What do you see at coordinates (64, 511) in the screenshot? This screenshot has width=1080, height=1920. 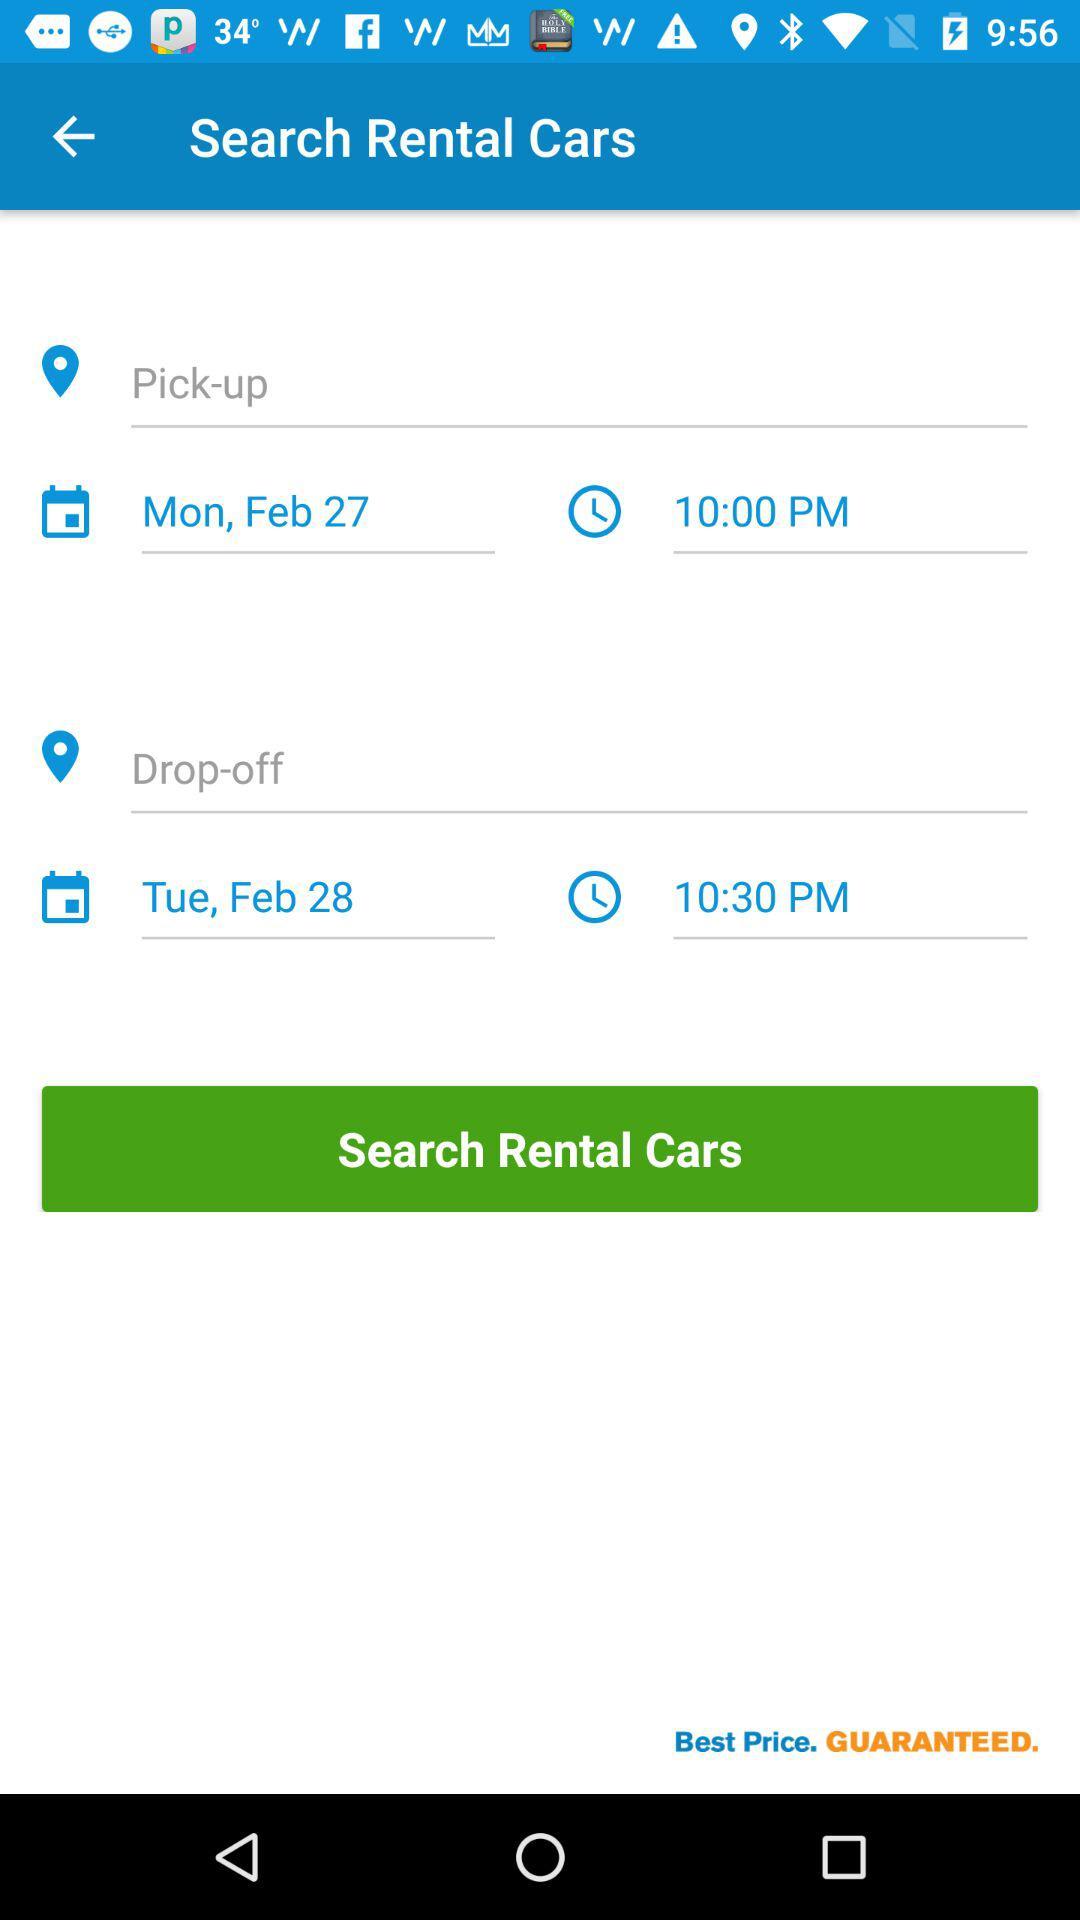 I see `calendar` at bounding box center [64, 511].